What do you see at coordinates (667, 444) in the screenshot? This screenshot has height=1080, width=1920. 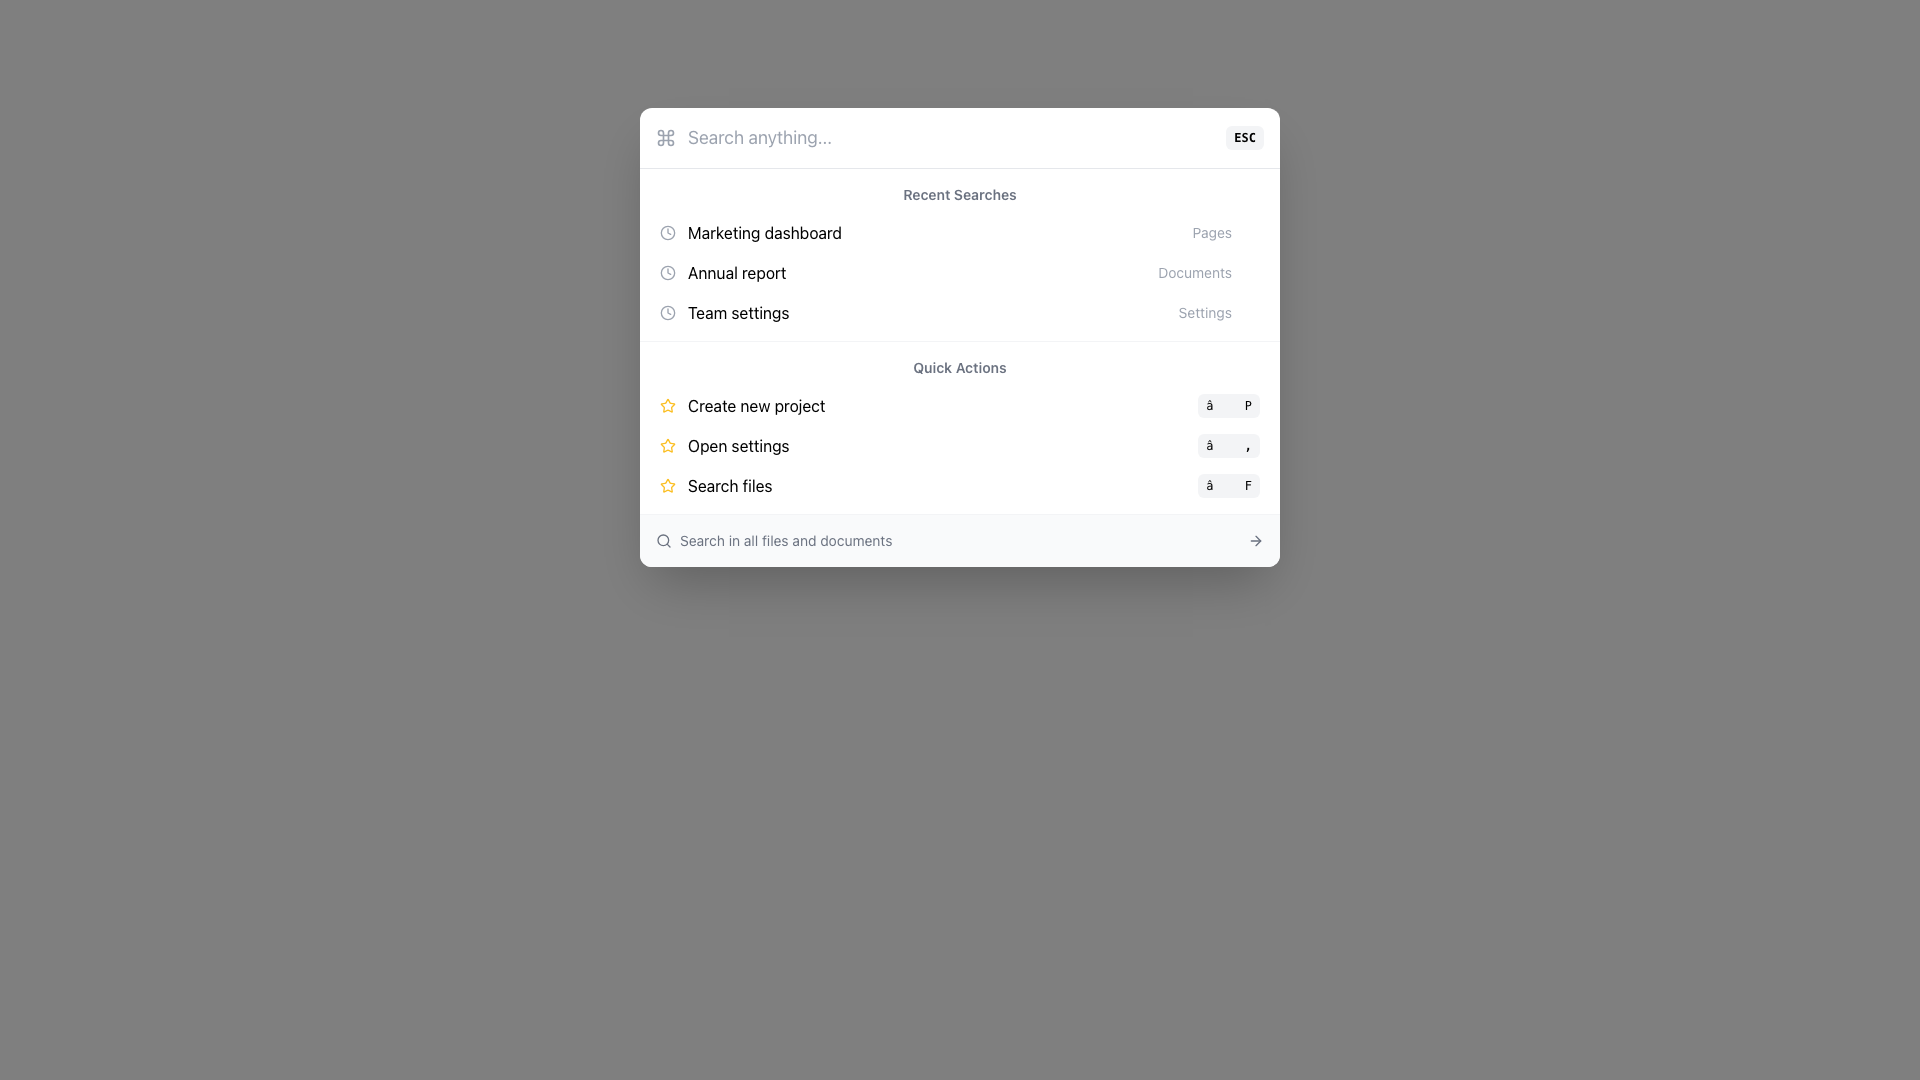 I see `the first icon in the 'Quick Actions' section, which is a yellow star icon labeled 'Create new project'` at bounding box center [667, 444].